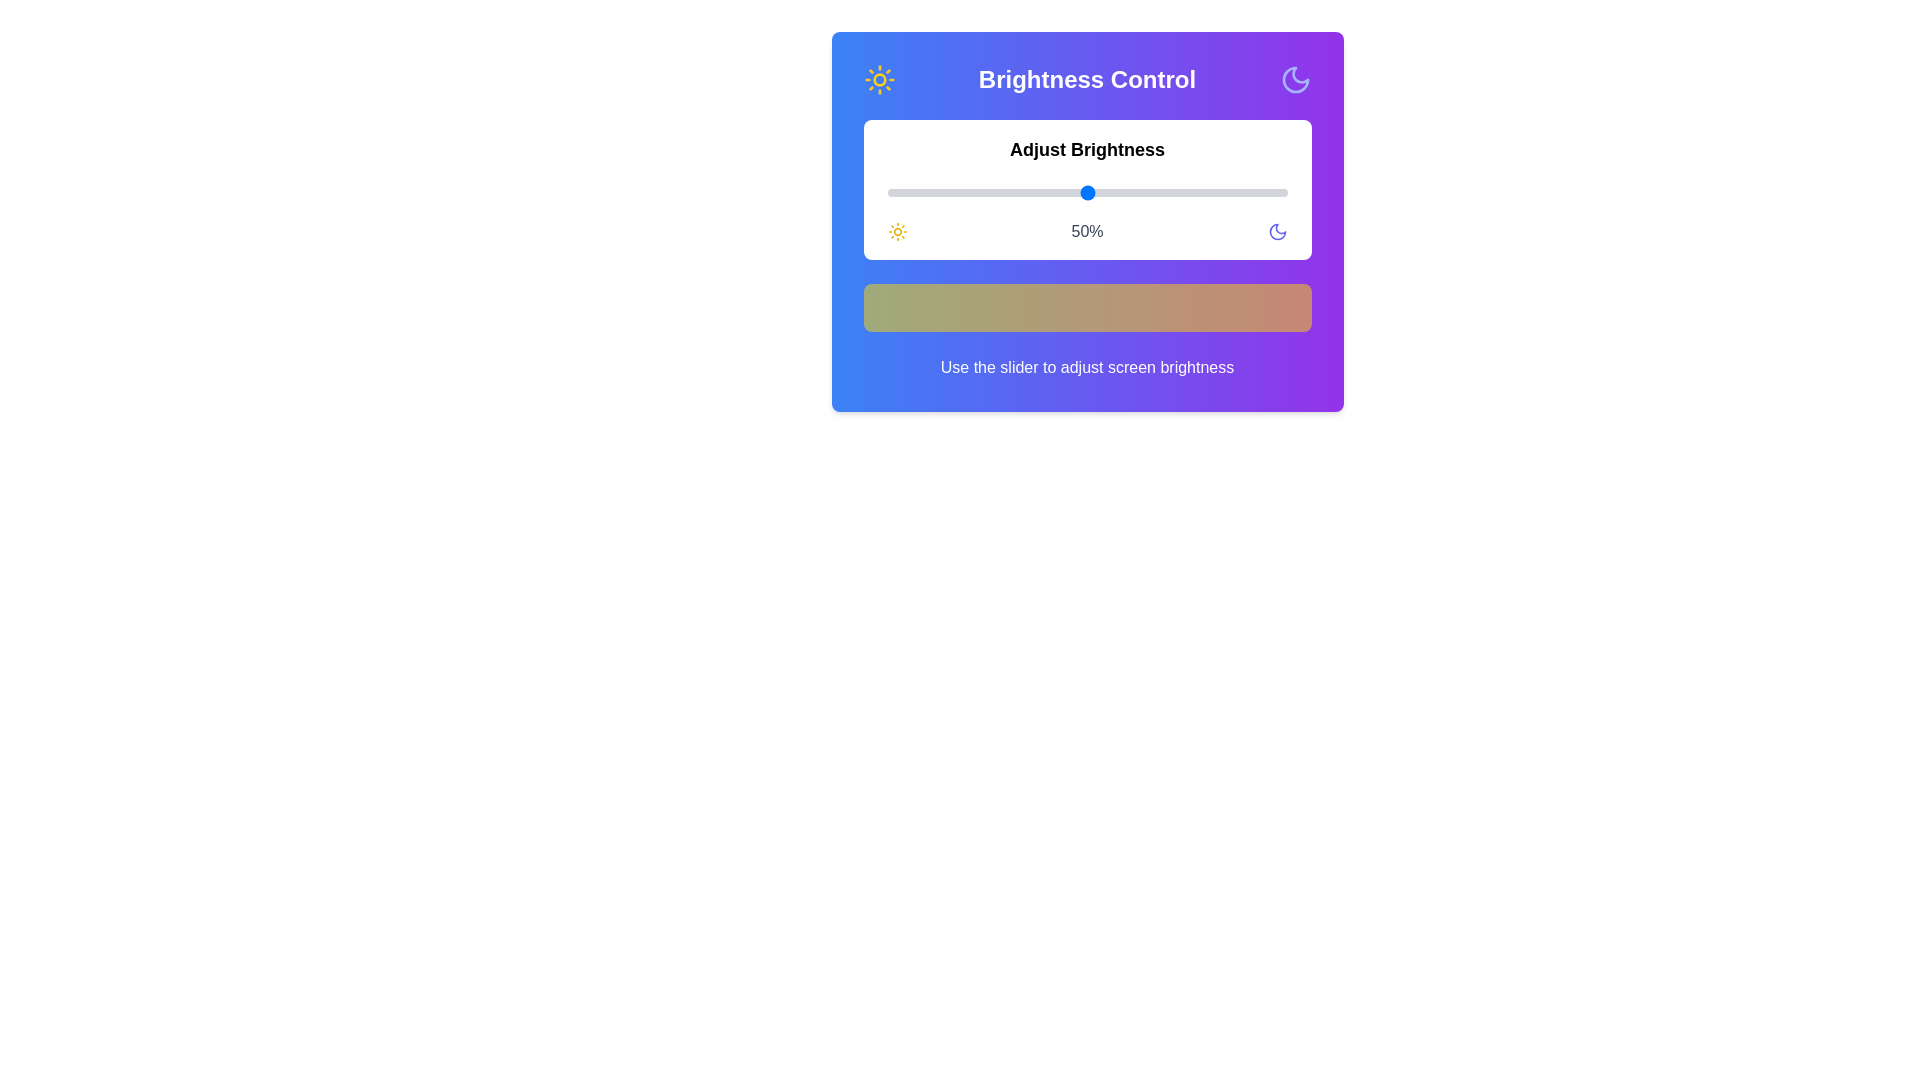 This screenshot has height=1080, width=1920. What do you see at coordinates (879, 79) in the screenshot?
I see `the sun icon to symbolize brightness adjustment` at bounding box center [879, 79].